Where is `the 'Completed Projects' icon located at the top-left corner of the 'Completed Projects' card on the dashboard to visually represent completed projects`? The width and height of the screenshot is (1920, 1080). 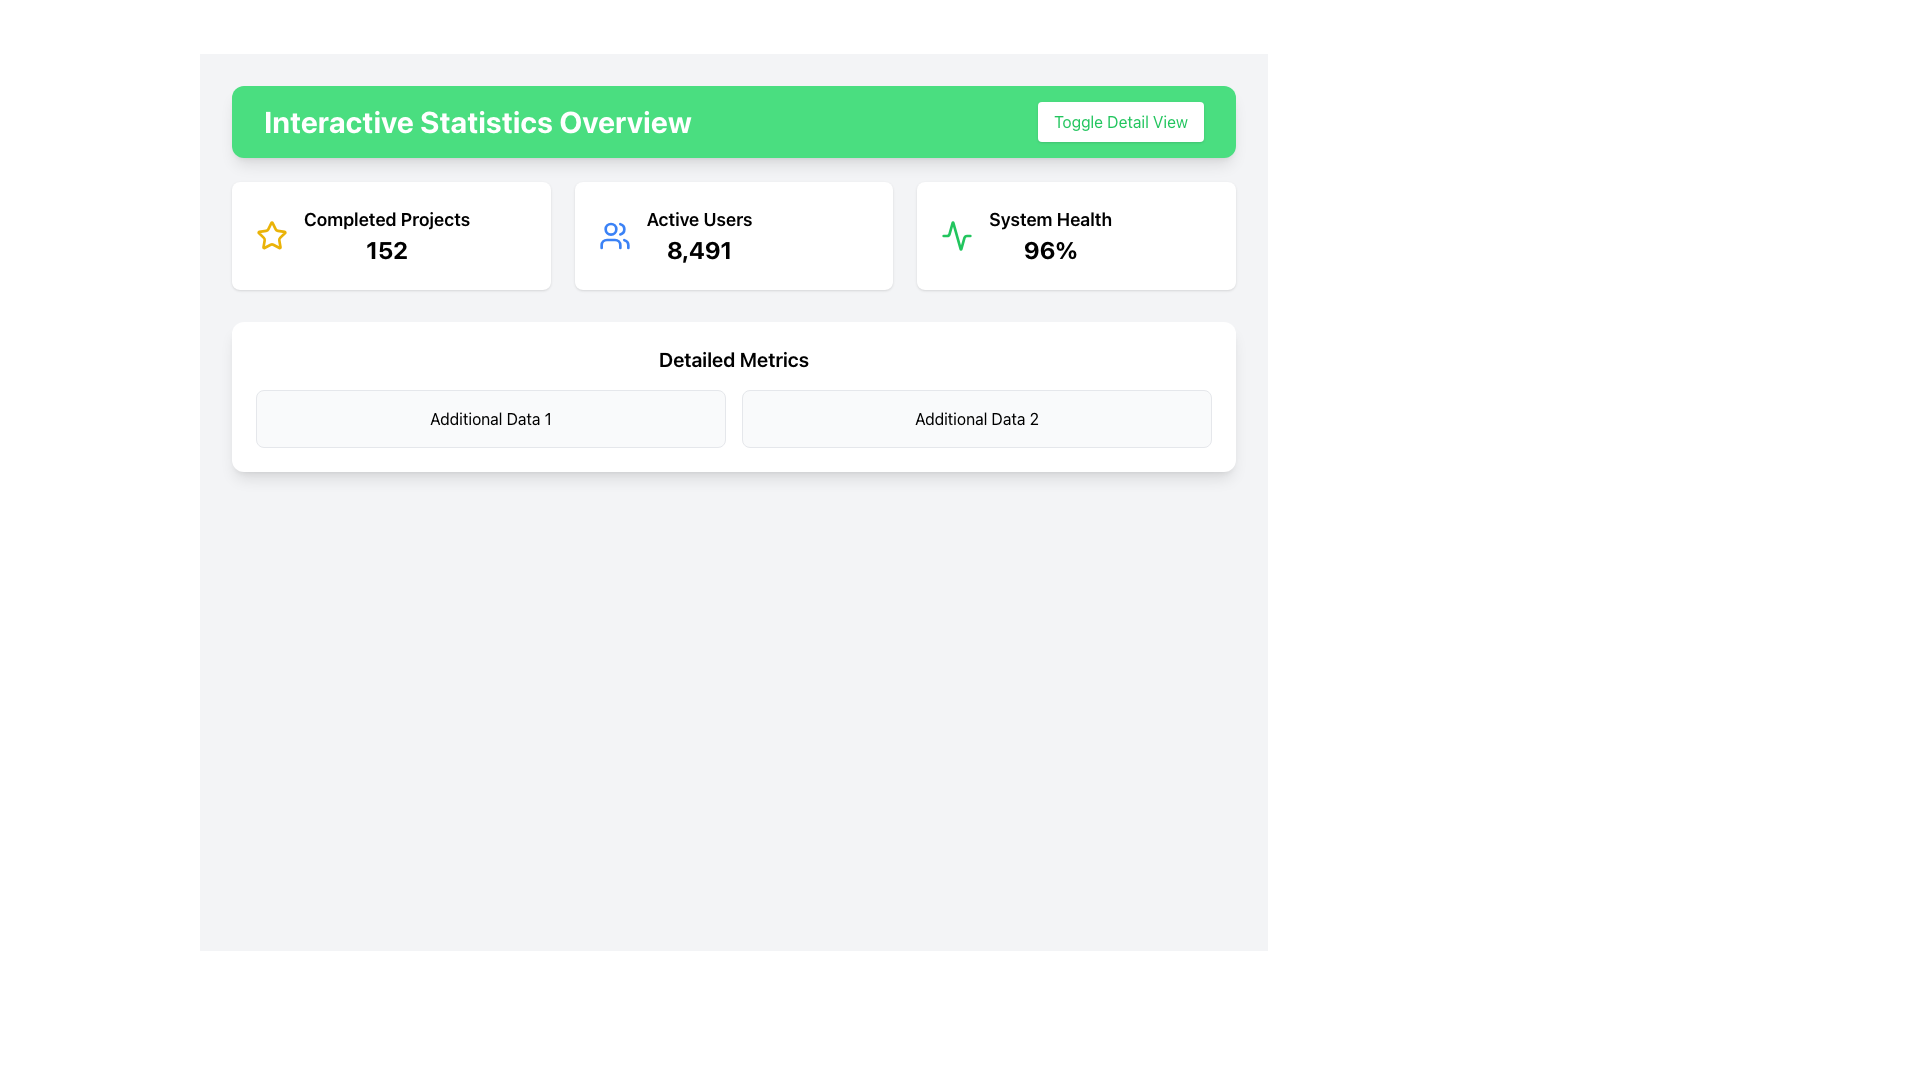
the 'Completed Projects' icon located at the top-left corner of the 'Completed Projects' card on the dashboard to visually represent completed projects is located at coordinates (271, 234).